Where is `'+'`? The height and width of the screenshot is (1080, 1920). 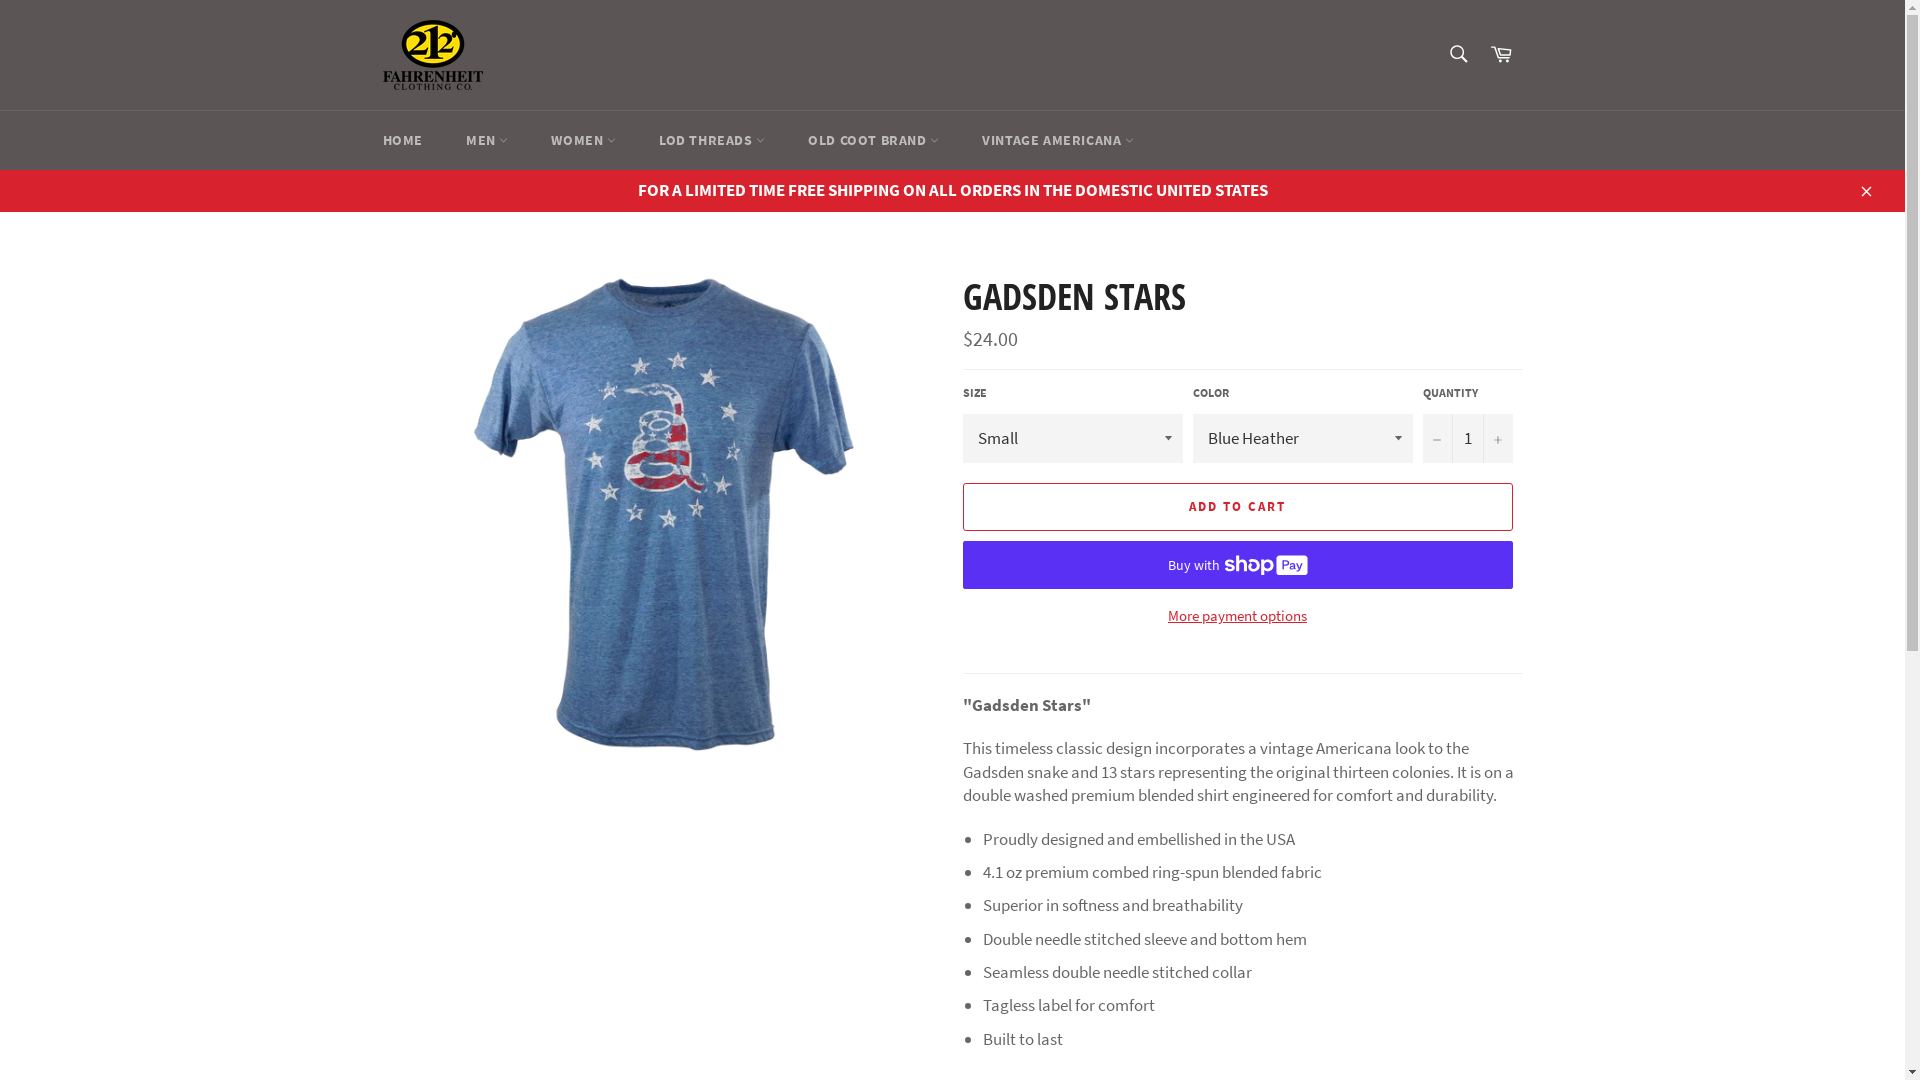 '+' is located at coordinates (1497, 437).